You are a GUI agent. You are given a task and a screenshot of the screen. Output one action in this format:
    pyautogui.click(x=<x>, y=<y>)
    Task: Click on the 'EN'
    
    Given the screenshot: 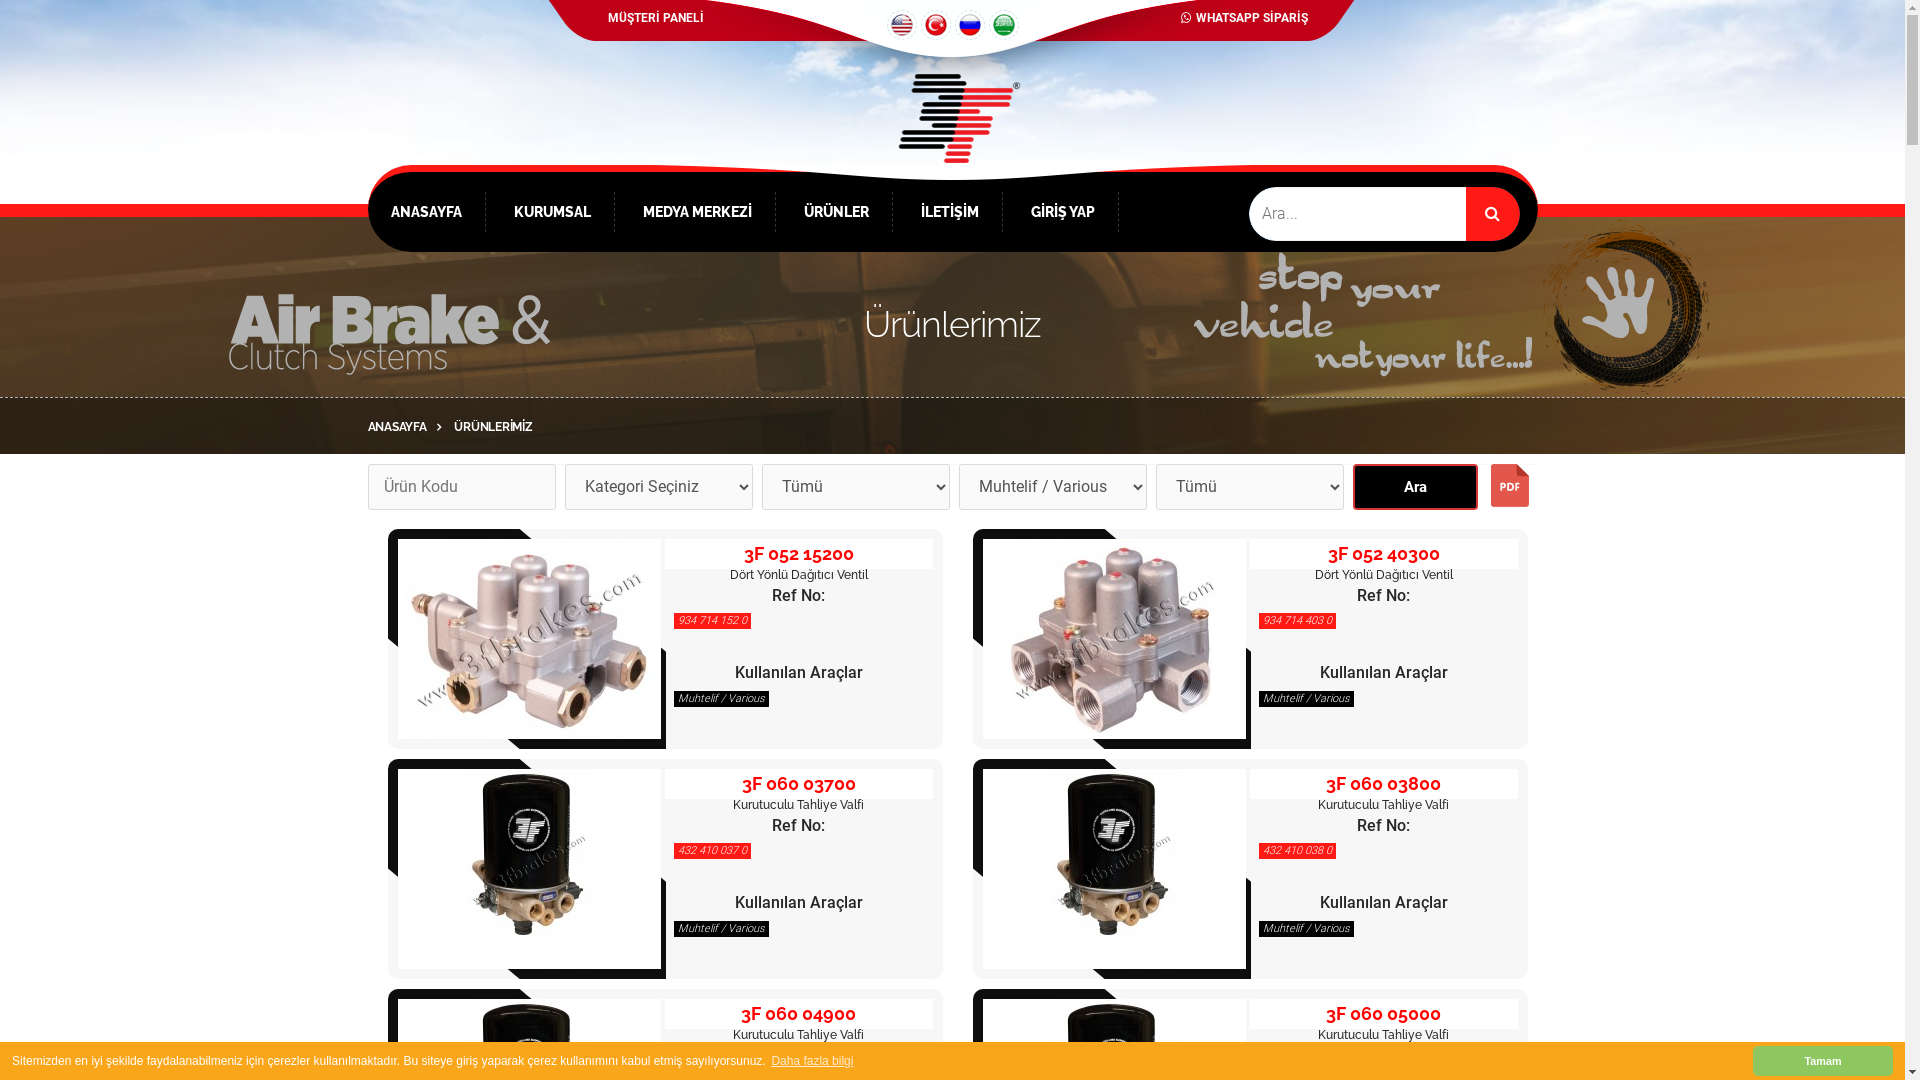 What is the action you would take?
    pyautogui.click(x=885, y=24)
    